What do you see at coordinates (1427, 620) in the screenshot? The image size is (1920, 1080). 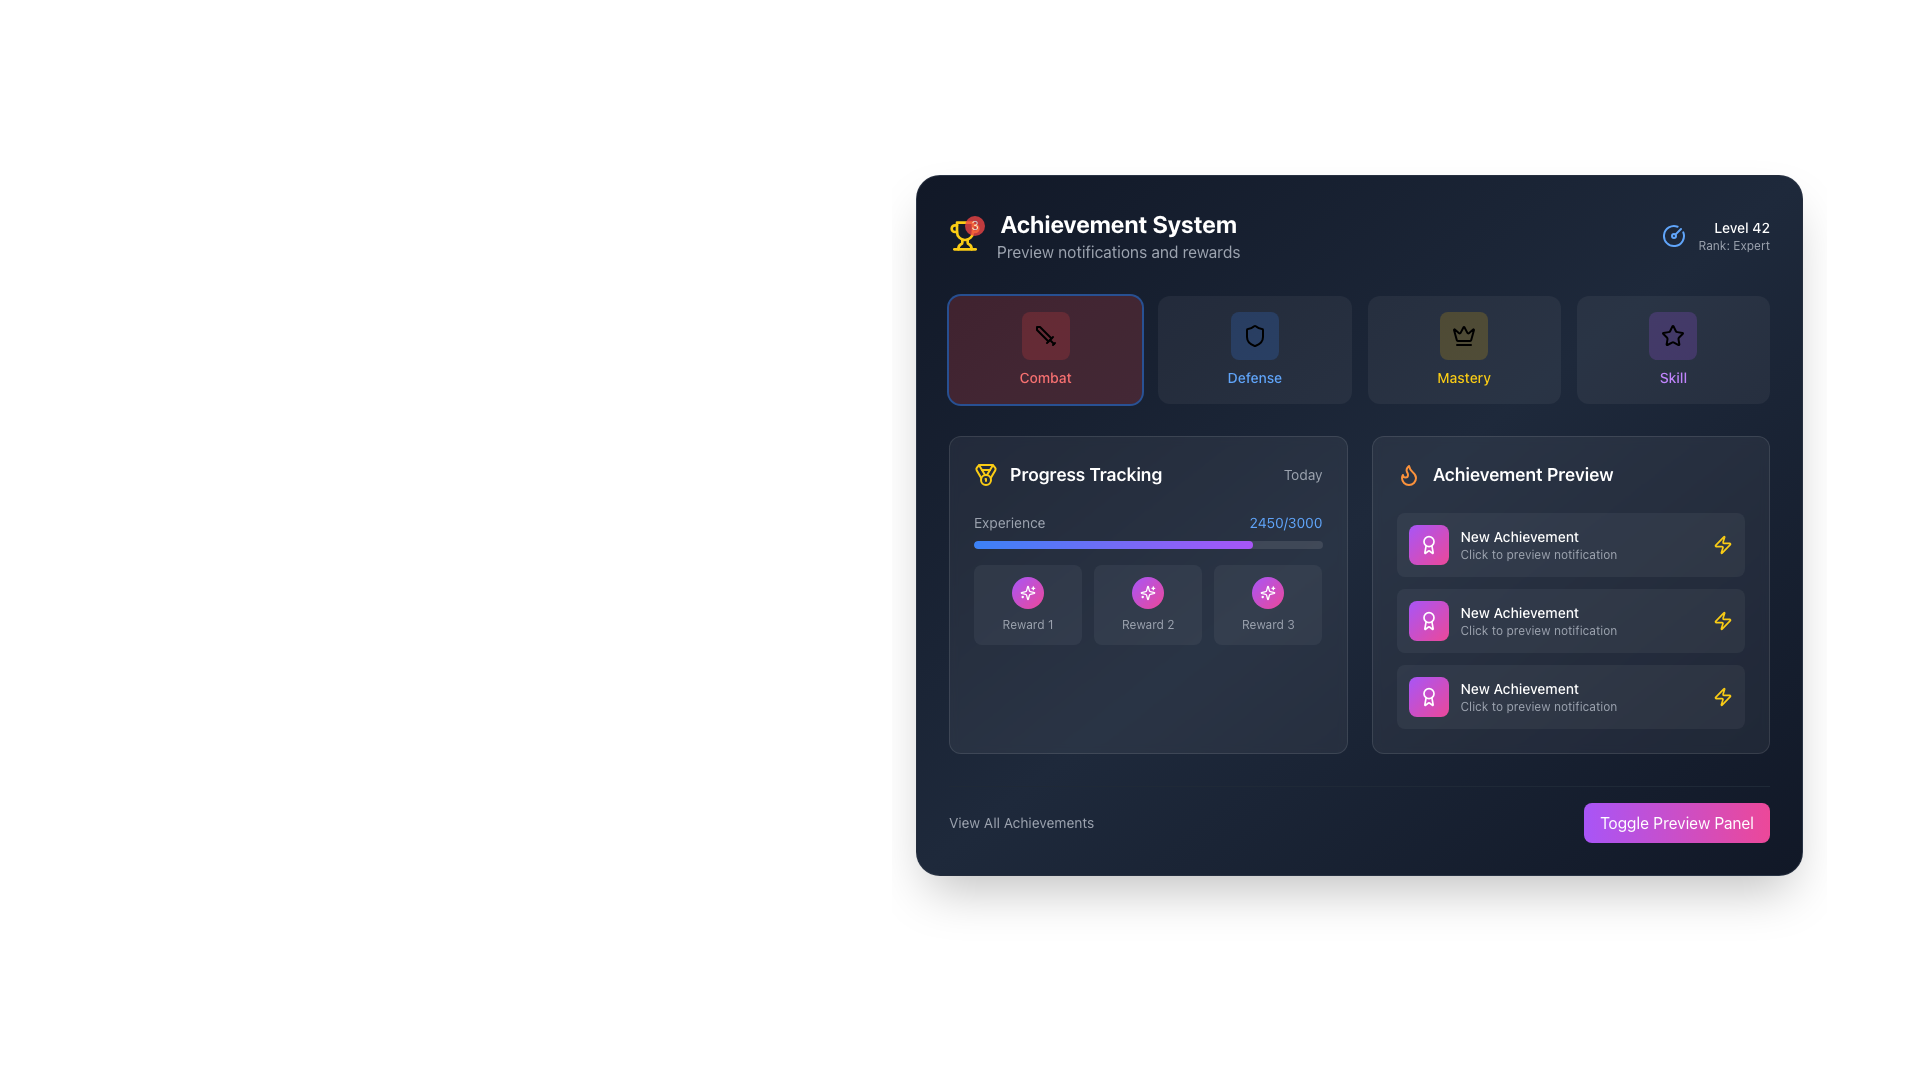 I see `the square-shaped button with a gradient background transitioning from purple to pink, featuring a white award icon in the center, located in the 'Achievement Preview' section as the leftmost item in the vertical column` at bounding box center [1427, 620].